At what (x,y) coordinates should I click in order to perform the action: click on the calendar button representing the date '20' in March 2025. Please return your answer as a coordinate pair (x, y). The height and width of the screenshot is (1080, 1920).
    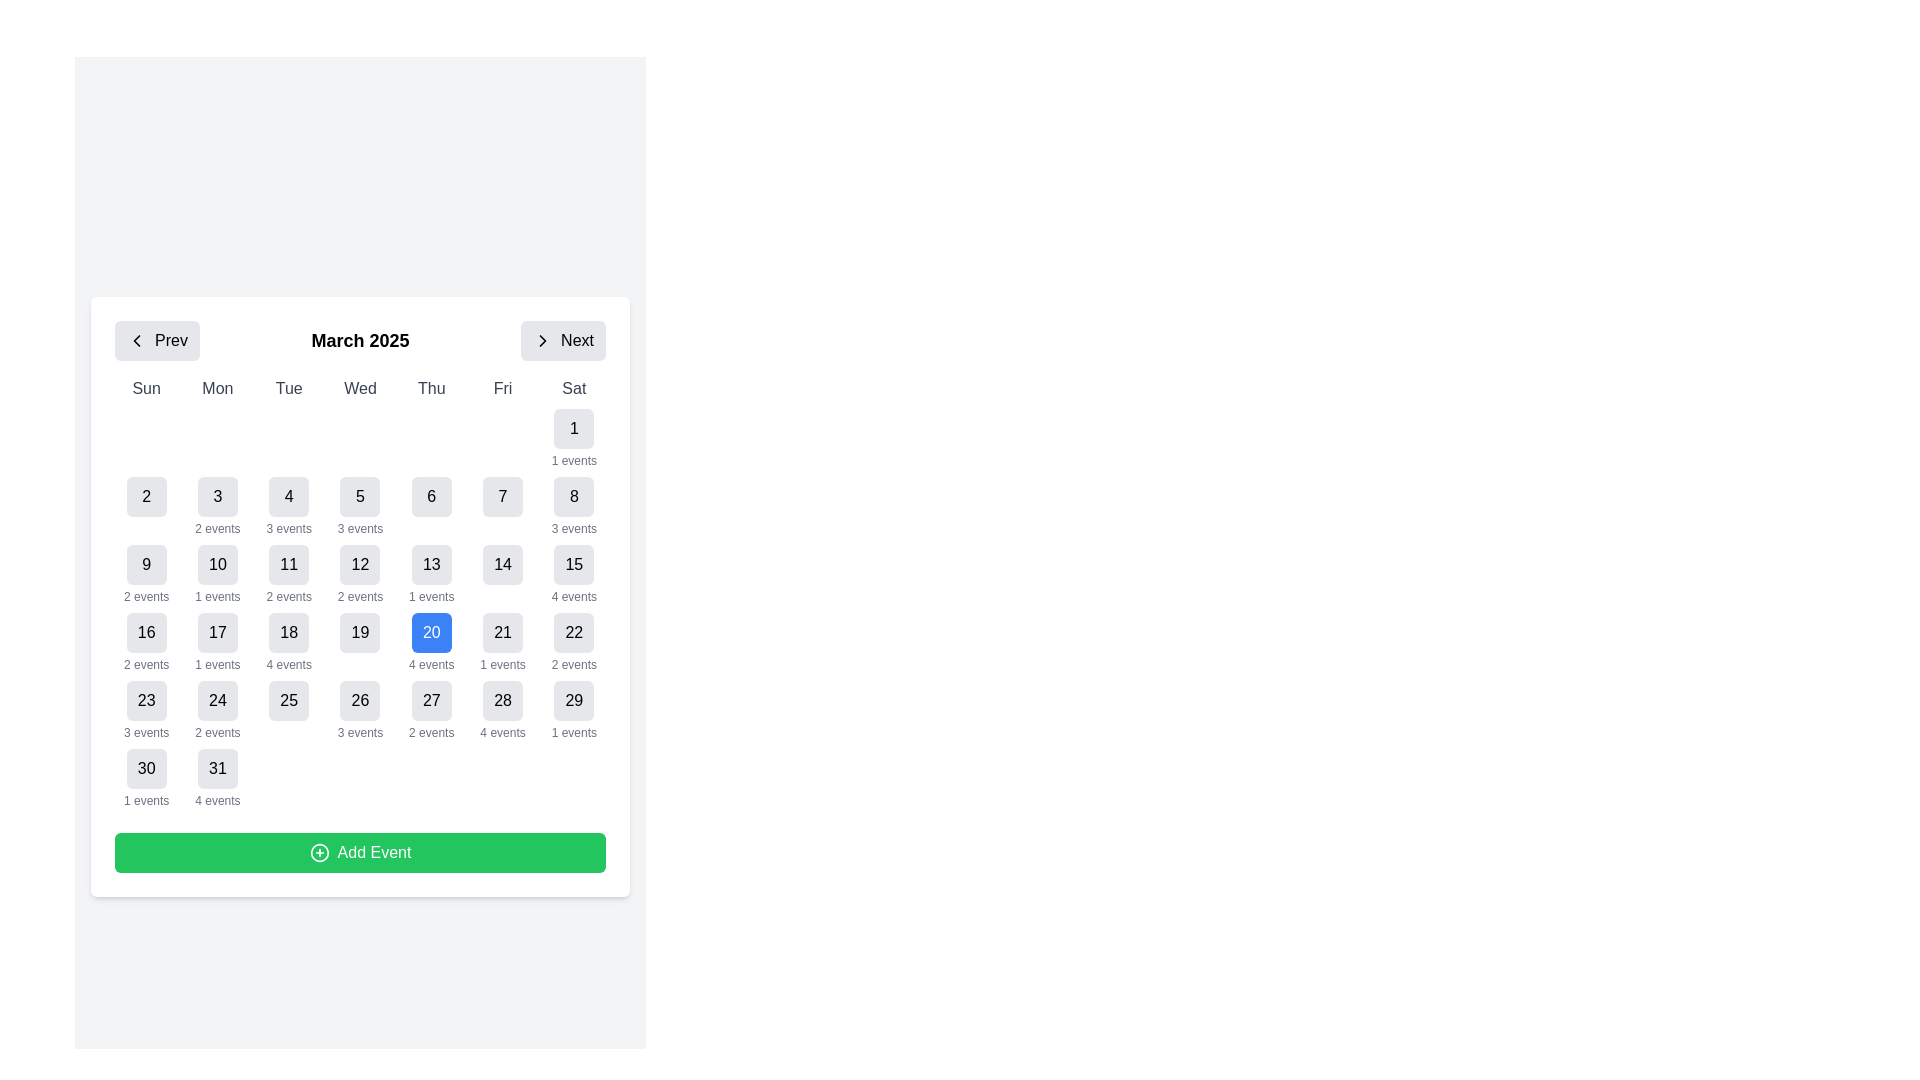
    Looking at the image, I should click on (430, 632).